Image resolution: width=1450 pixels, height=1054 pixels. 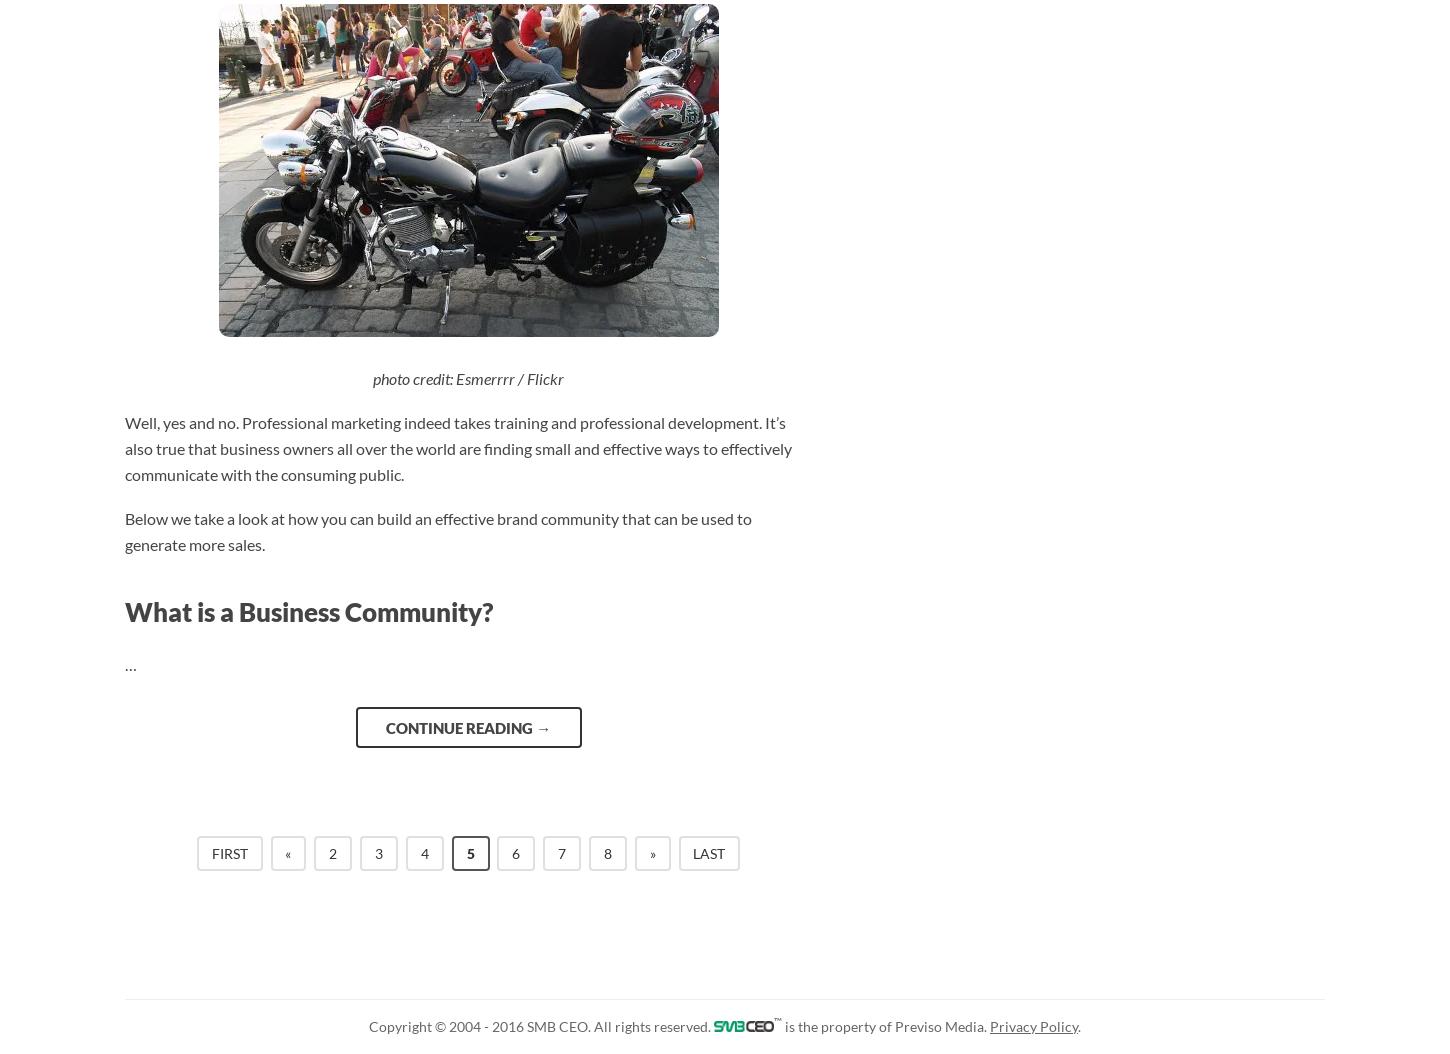 What do you see at coordinates (459, 726) in the screenshot?
I see `'Continue reading'` at bounding box center [459, 726].